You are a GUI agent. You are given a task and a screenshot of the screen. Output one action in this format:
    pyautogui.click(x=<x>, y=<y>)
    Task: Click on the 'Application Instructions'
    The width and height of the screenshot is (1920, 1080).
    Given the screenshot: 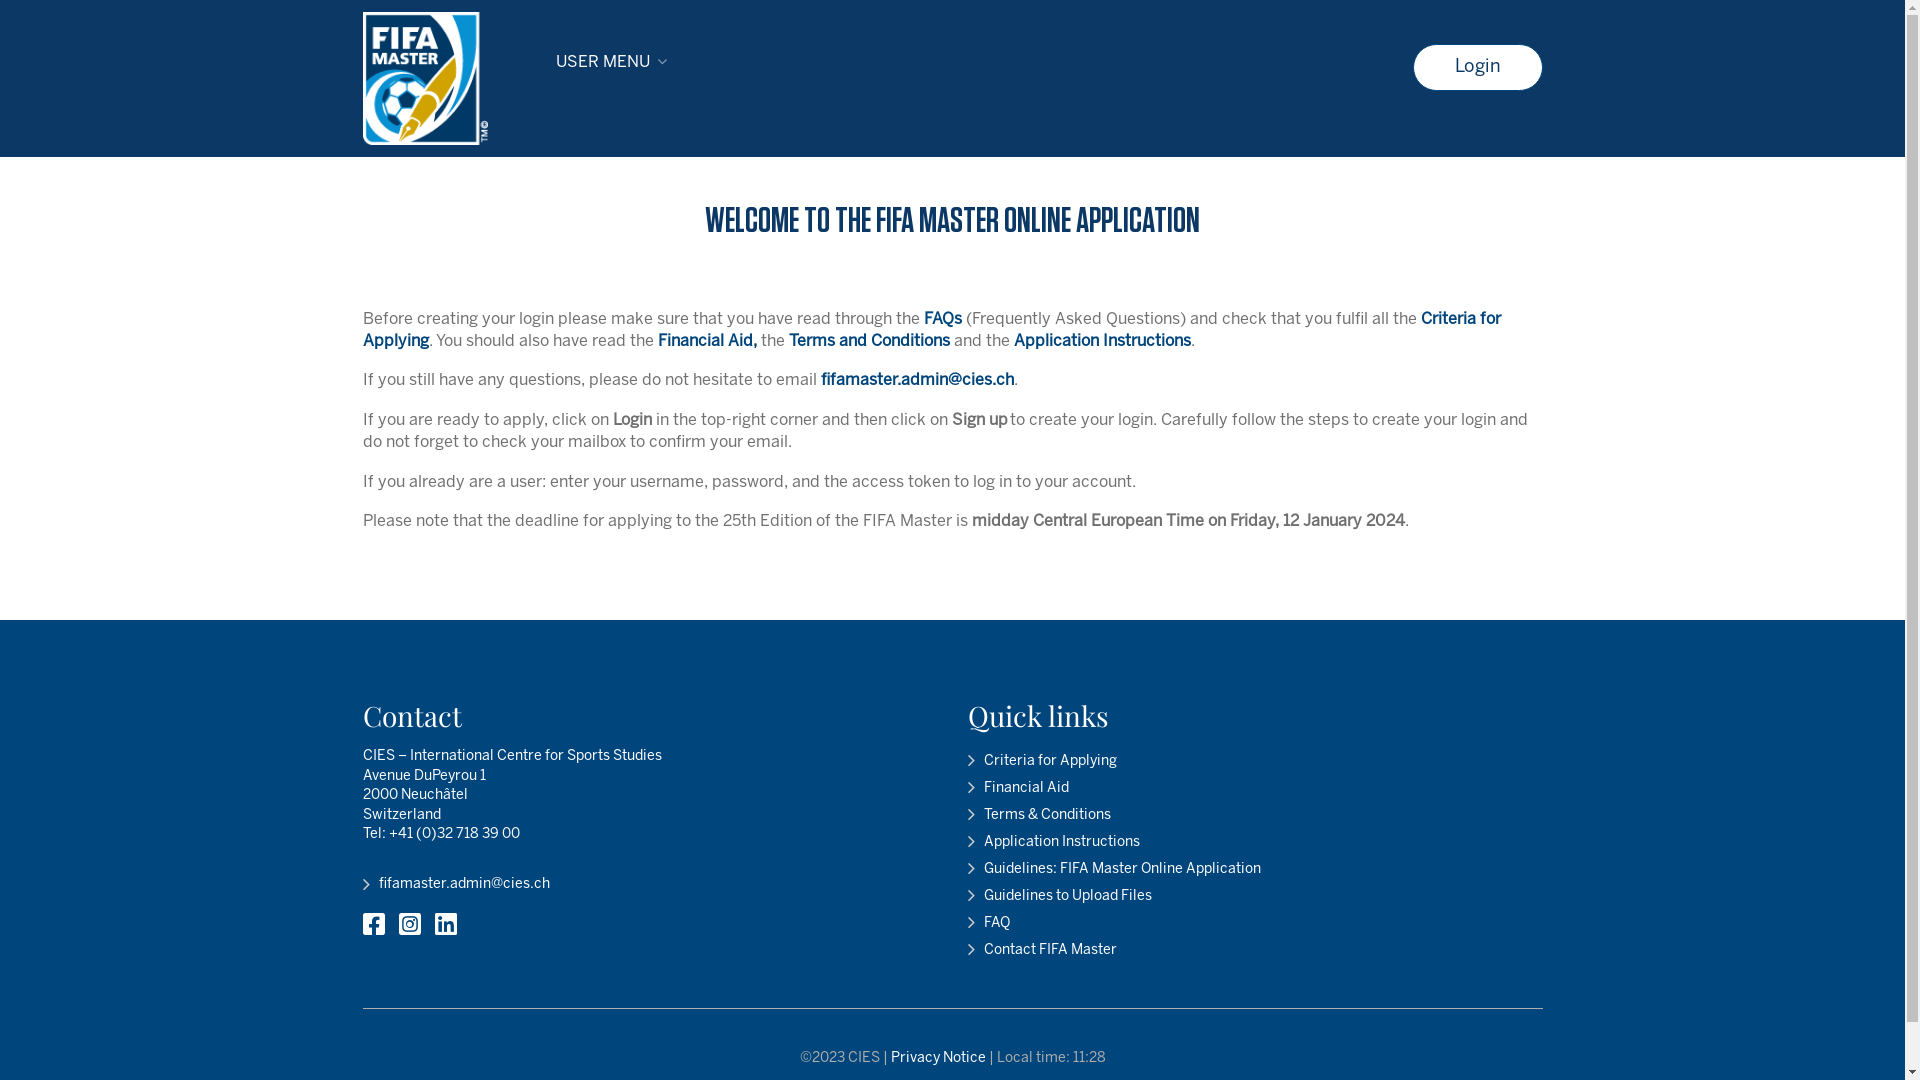 What is the action you would take?
    pyautogui.click(x=1101, y=340)
    